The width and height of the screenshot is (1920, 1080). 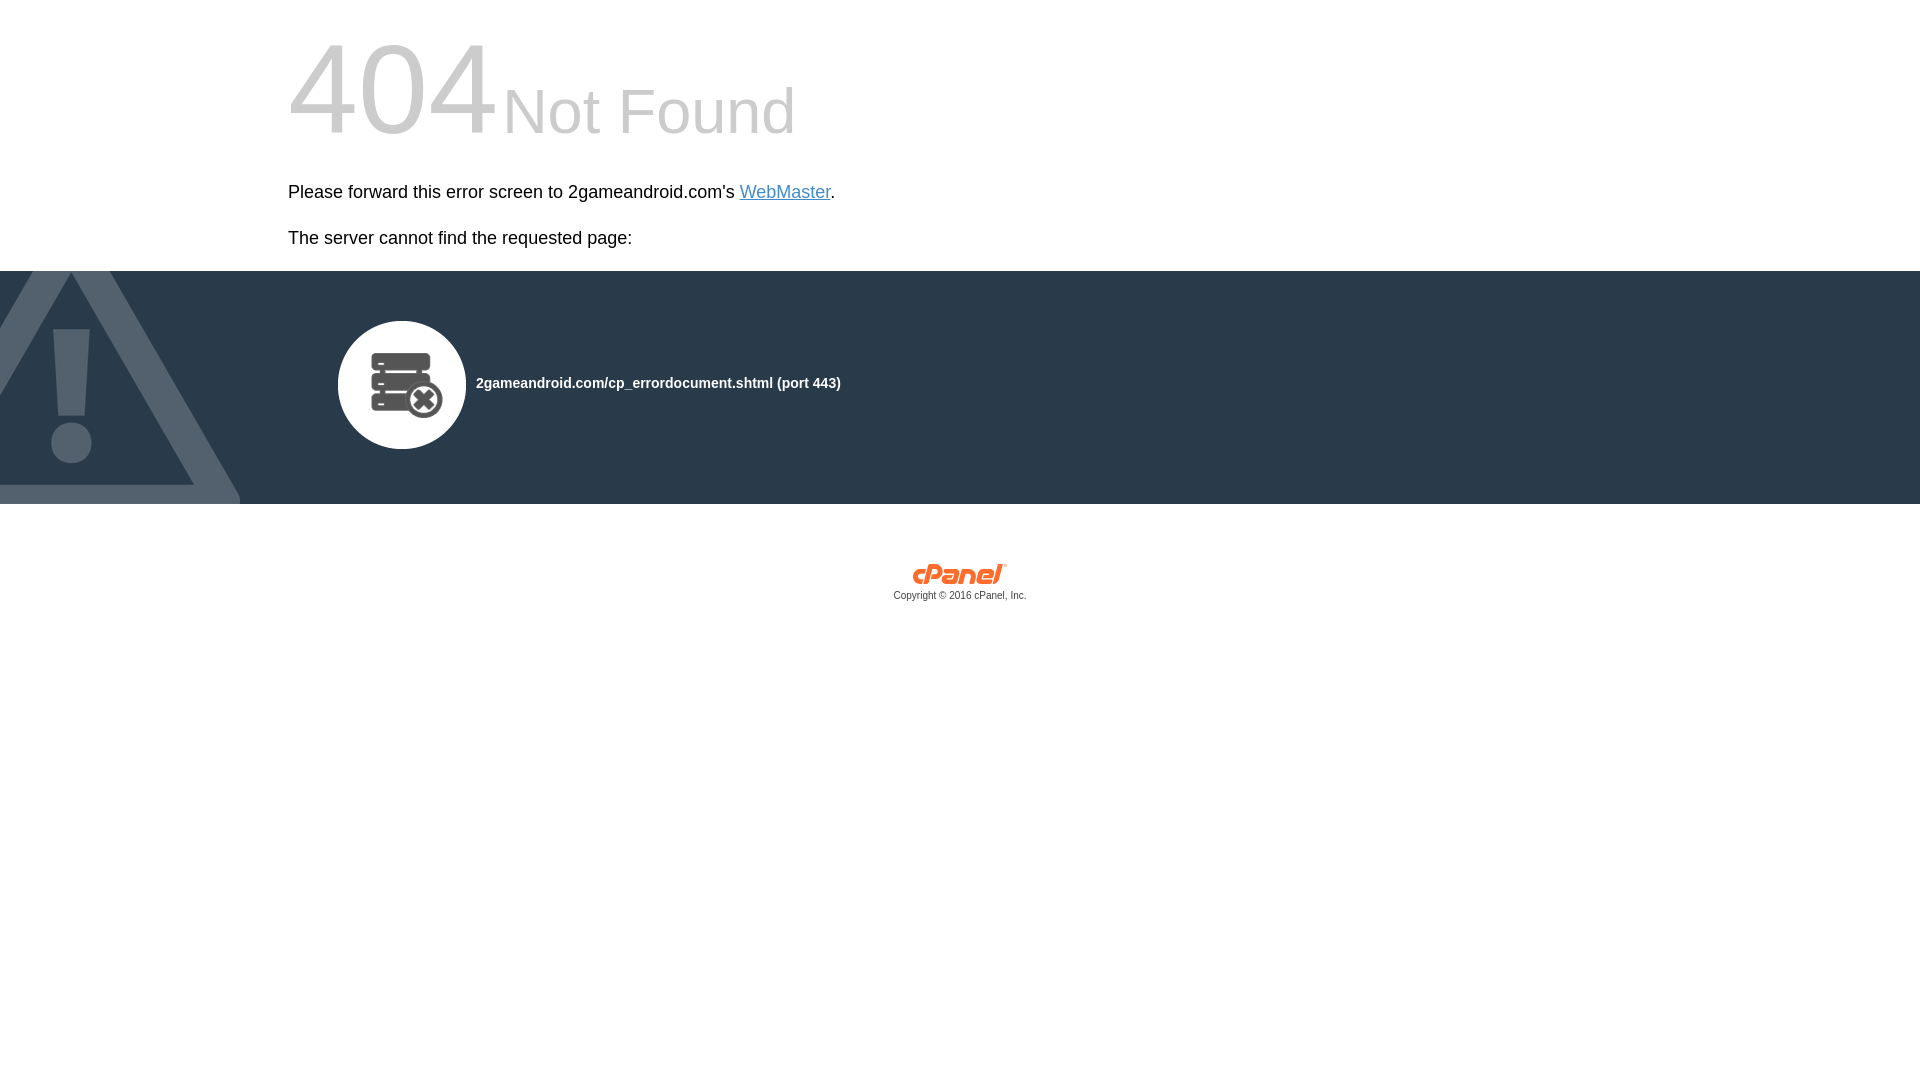 I want to click on 'WebMaster', so click(x=784, y=192).